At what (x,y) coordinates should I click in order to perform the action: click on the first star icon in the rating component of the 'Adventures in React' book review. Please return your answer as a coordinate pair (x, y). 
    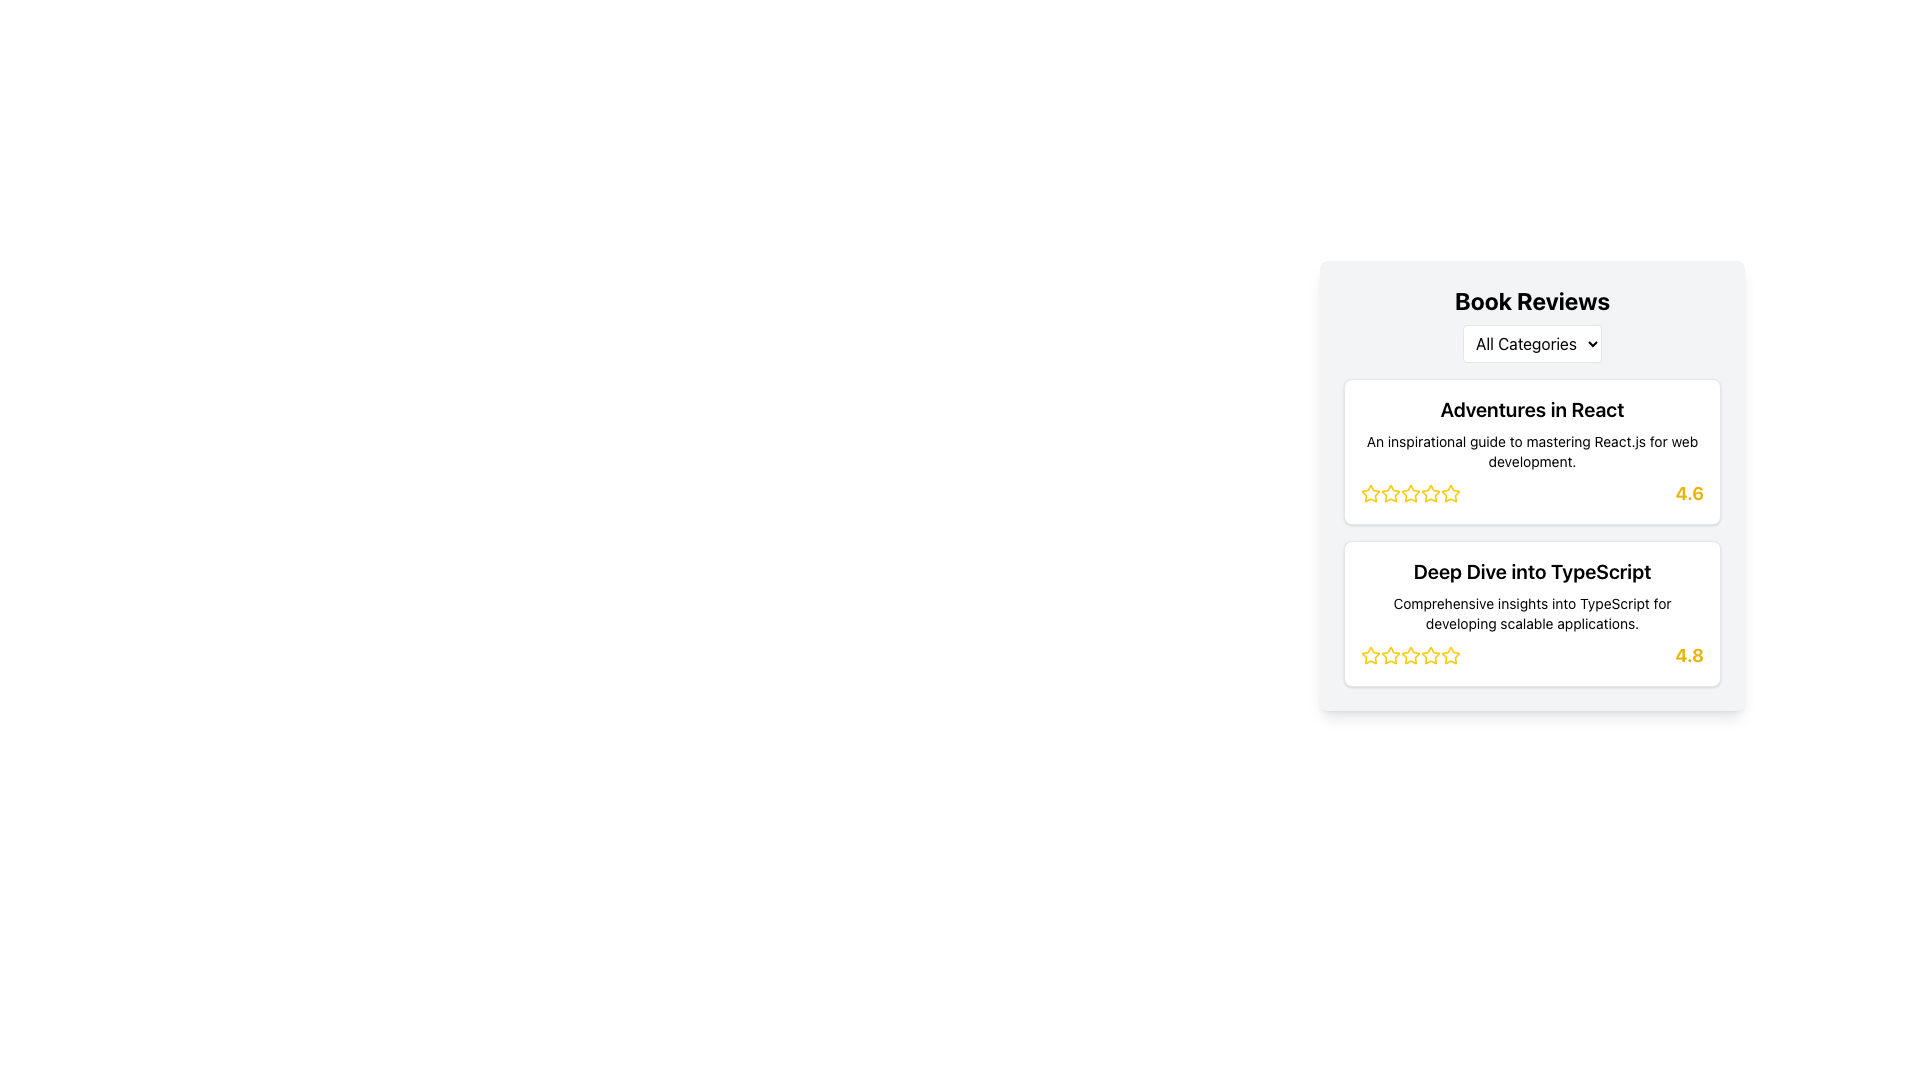
    Looking at the image, I should click on (1370, 493).